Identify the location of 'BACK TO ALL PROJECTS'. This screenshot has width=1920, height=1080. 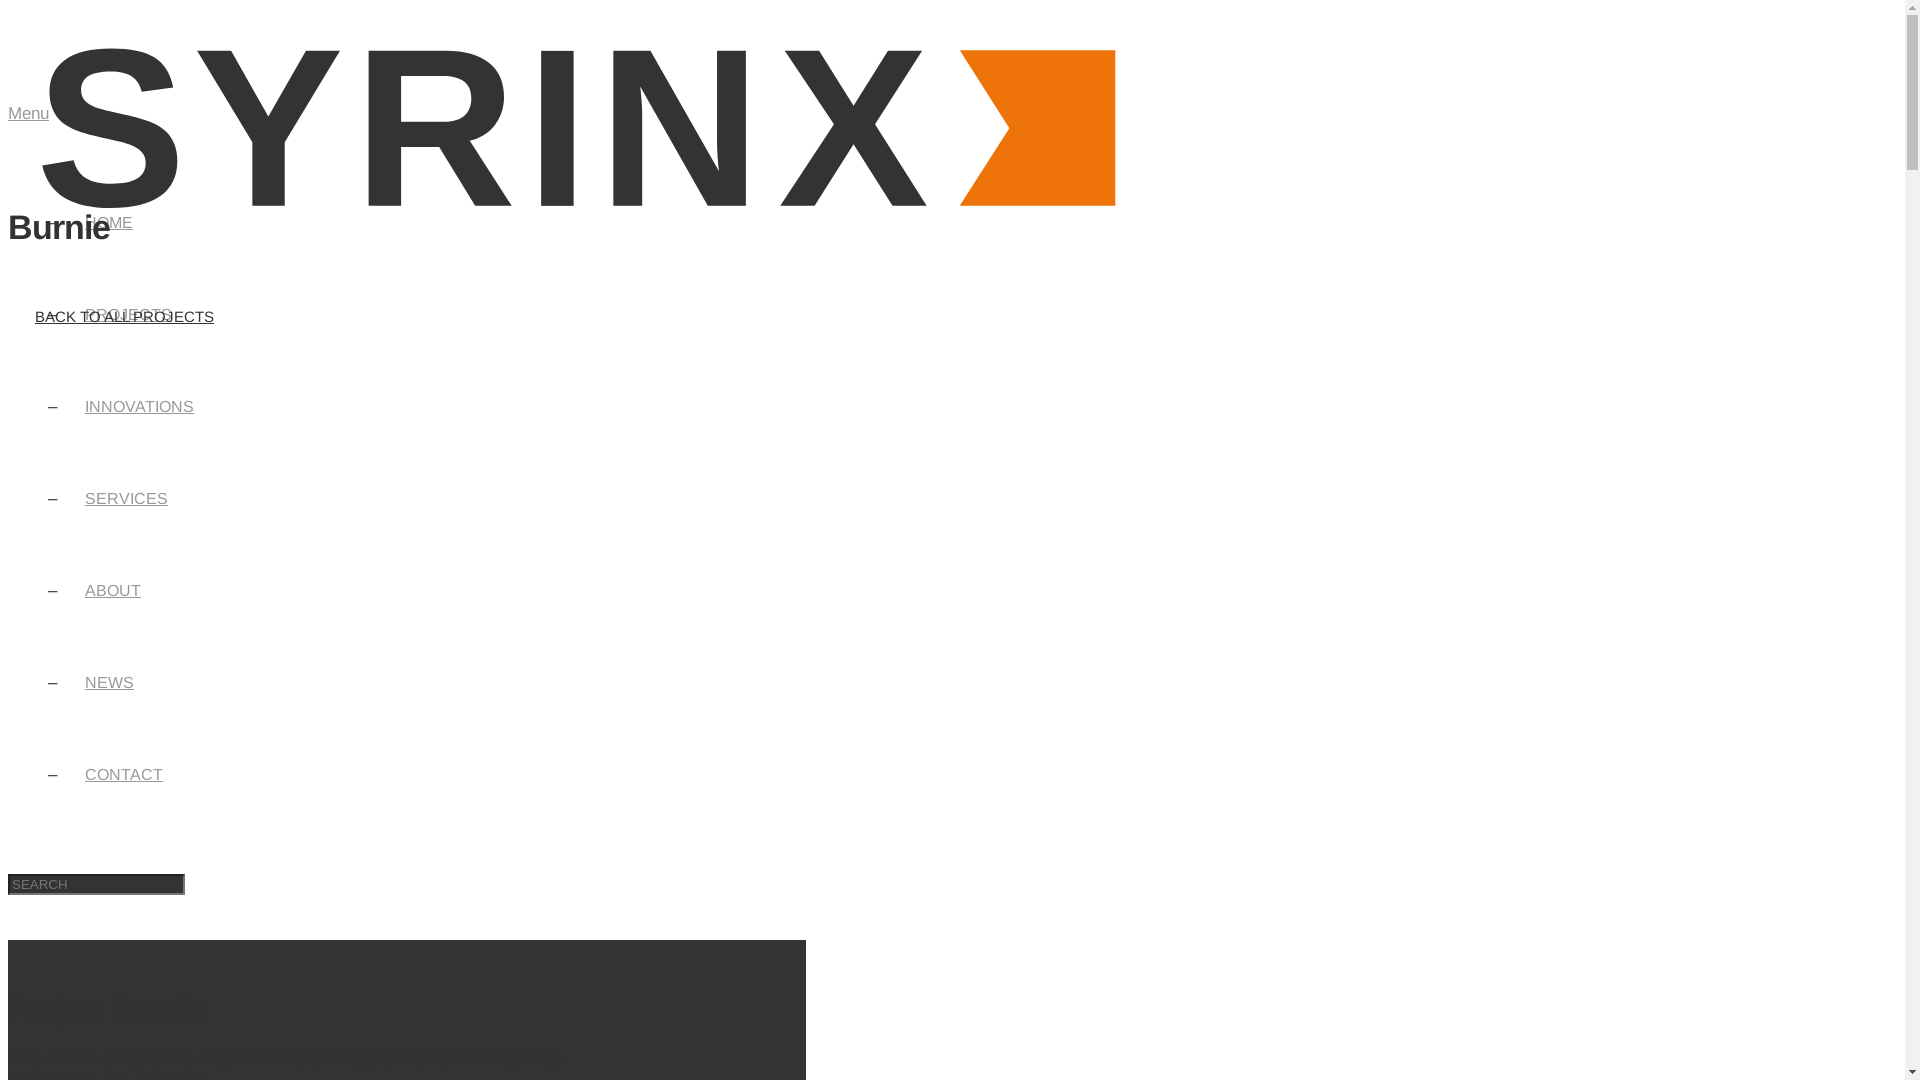
(123, 315).